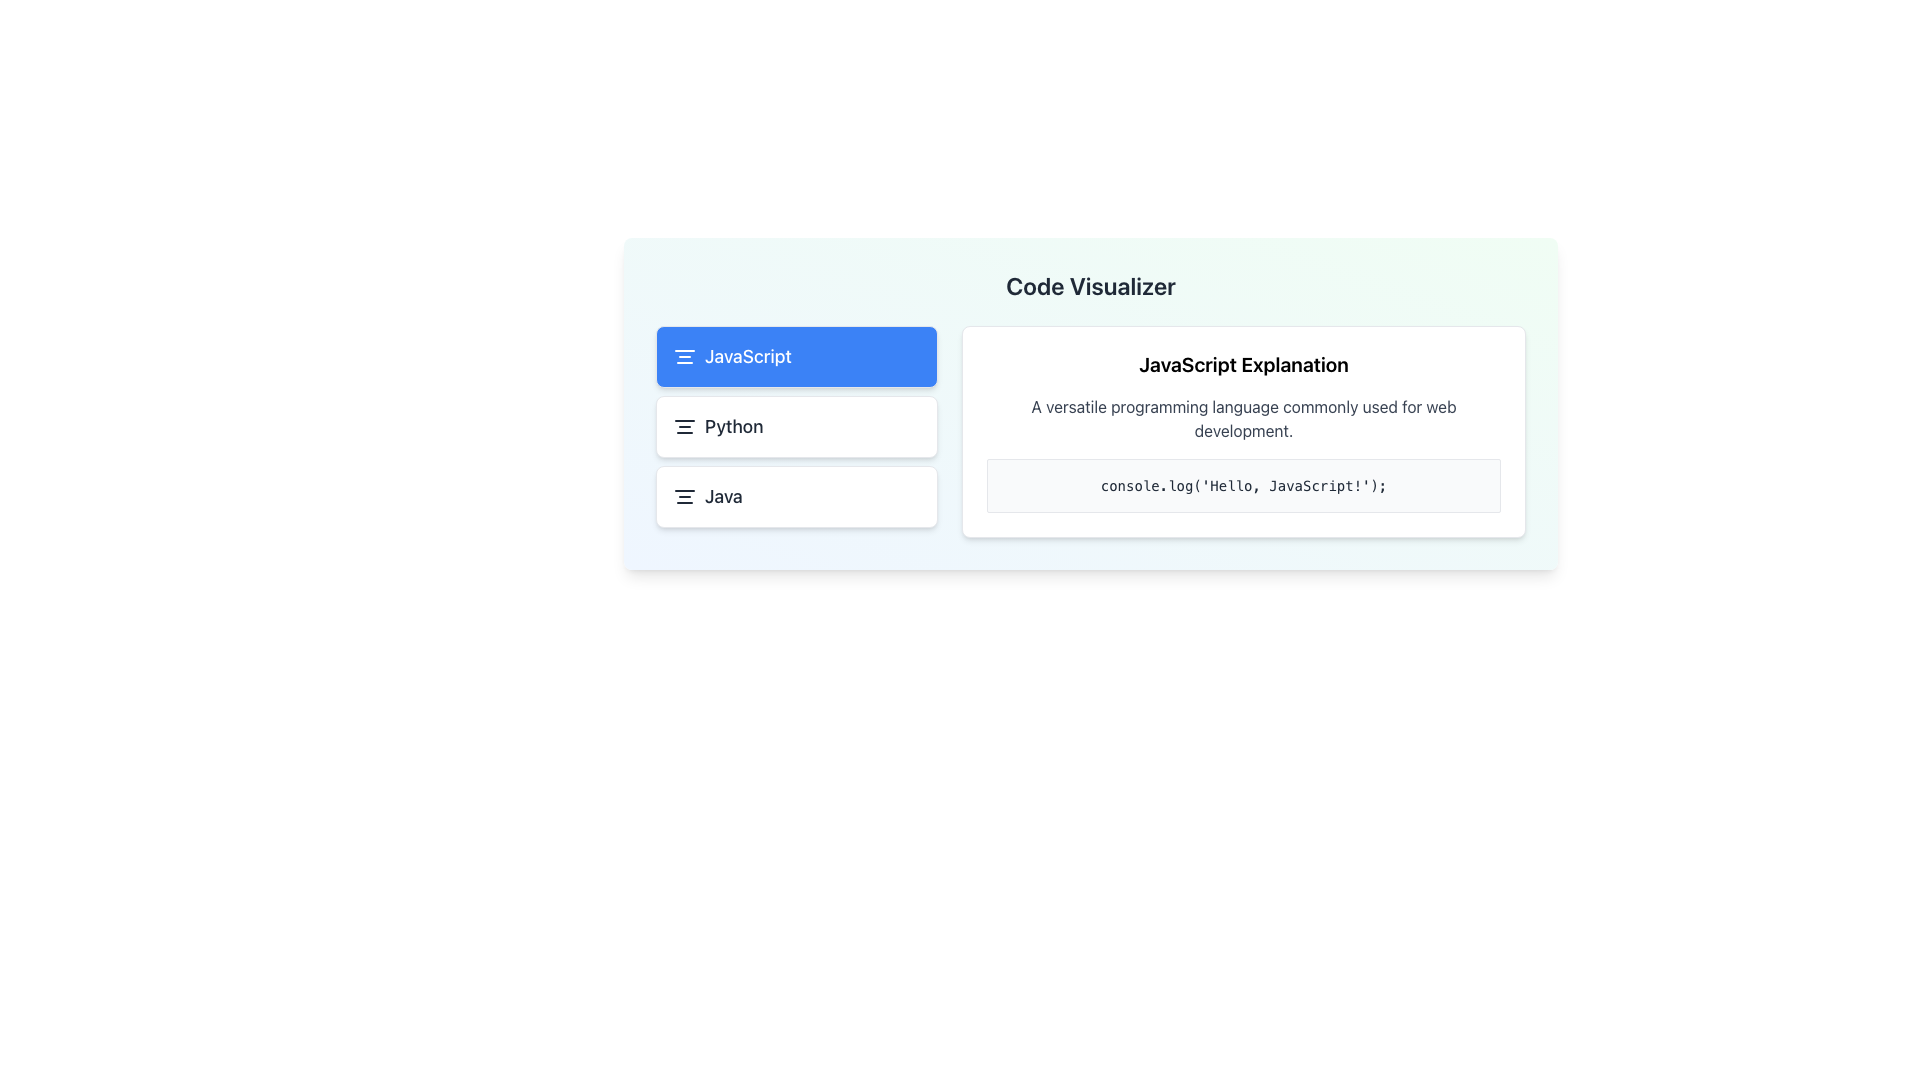 The width and height of the screenshot is (1920, 1080). I want to click on the third selectable list item labeled 'Java', so click(795, 496).